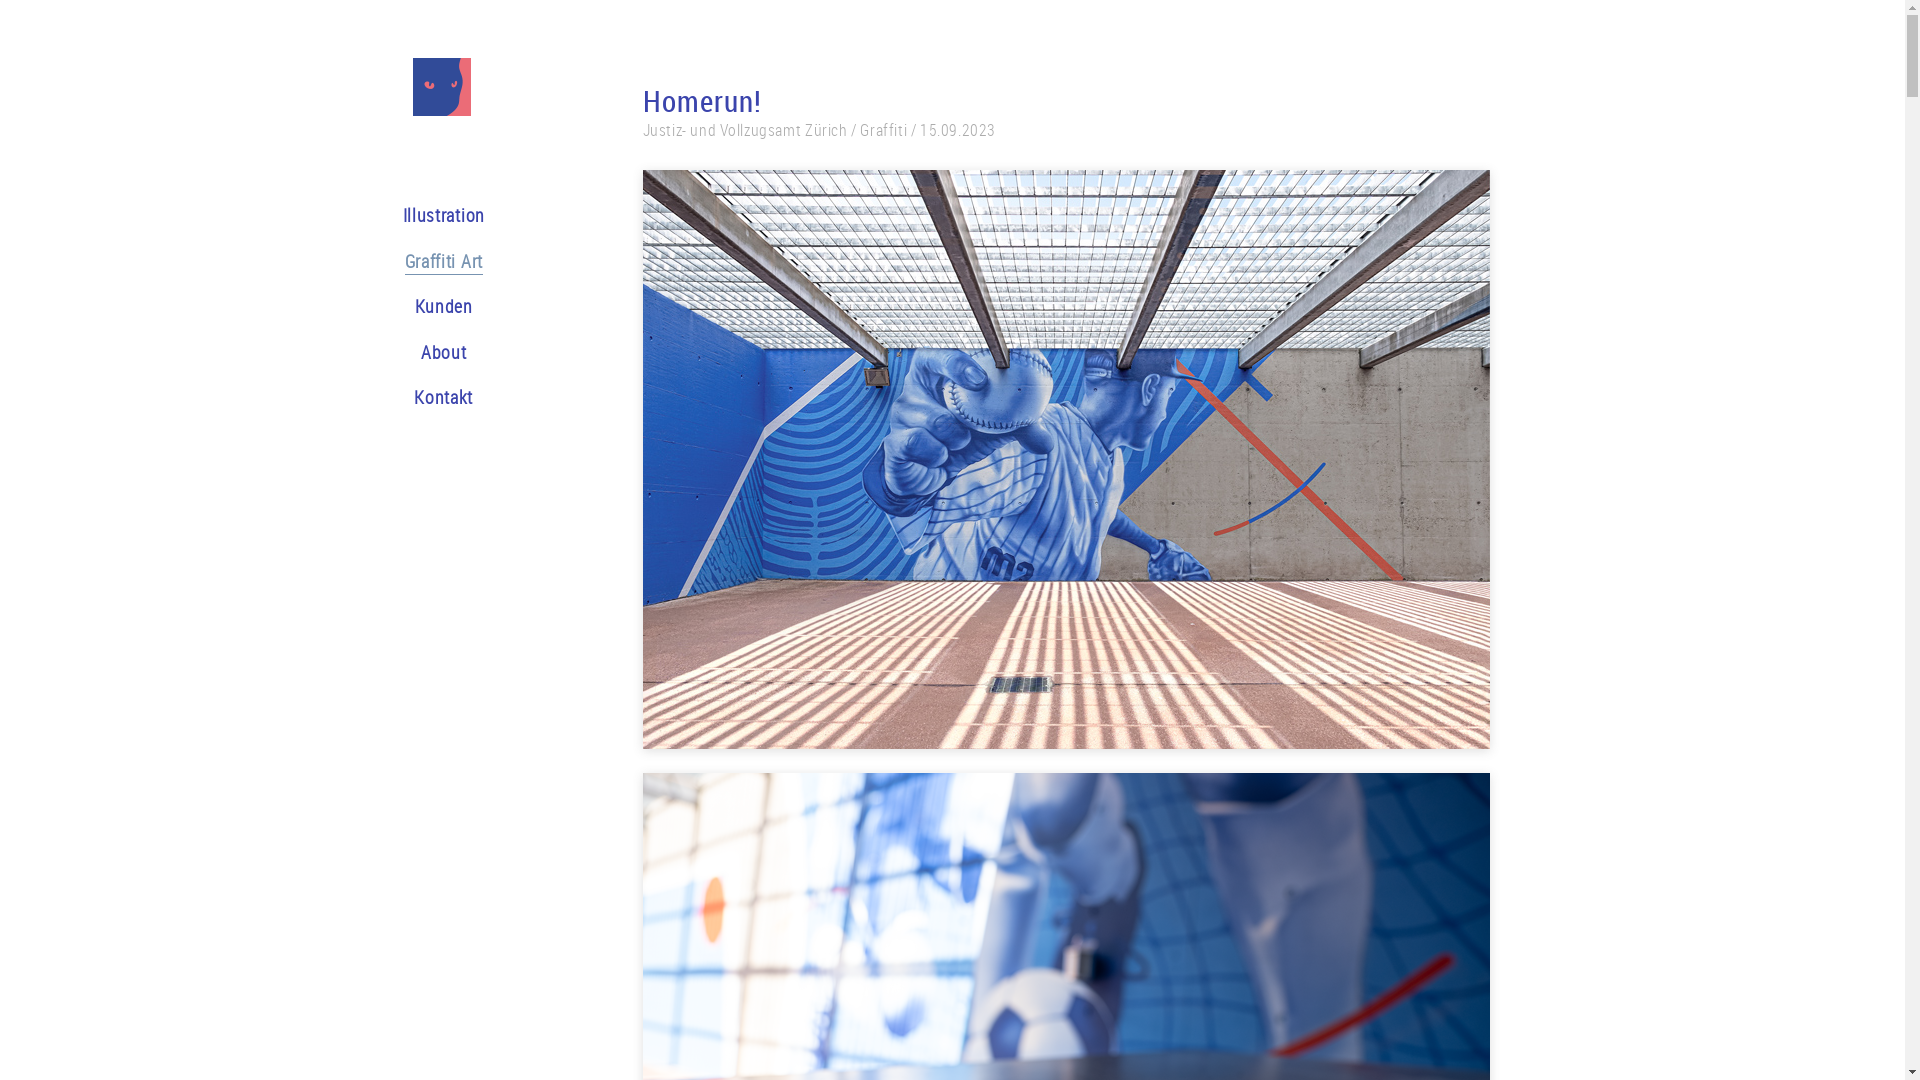 This screenshot has height=1080, width=1920. I want to click on 'Illustration', so click(401, 217).